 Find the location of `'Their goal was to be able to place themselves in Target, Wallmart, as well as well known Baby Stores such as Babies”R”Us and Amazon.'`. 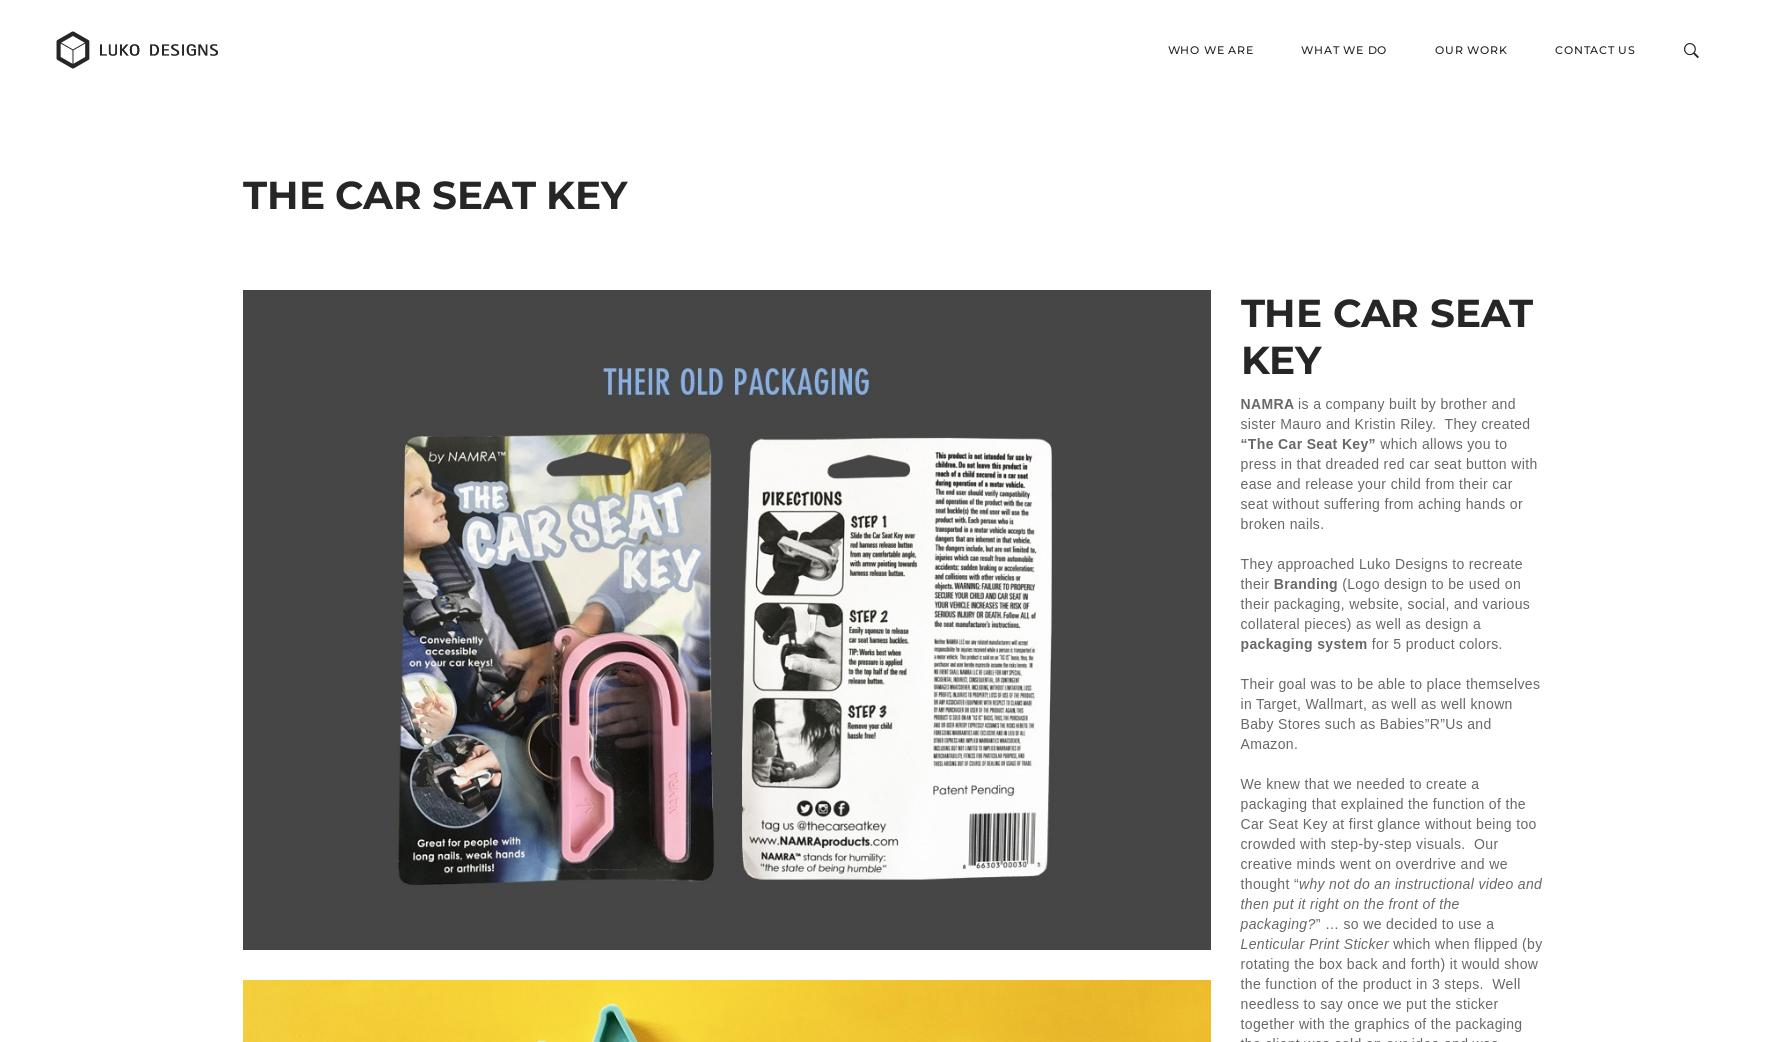

'Their goal was to be able to place themselves in Target, Wallmart, as well as well known Baby Stores such as Babies”R”Us and Amazon.' is located at coordinates (1389, 712).